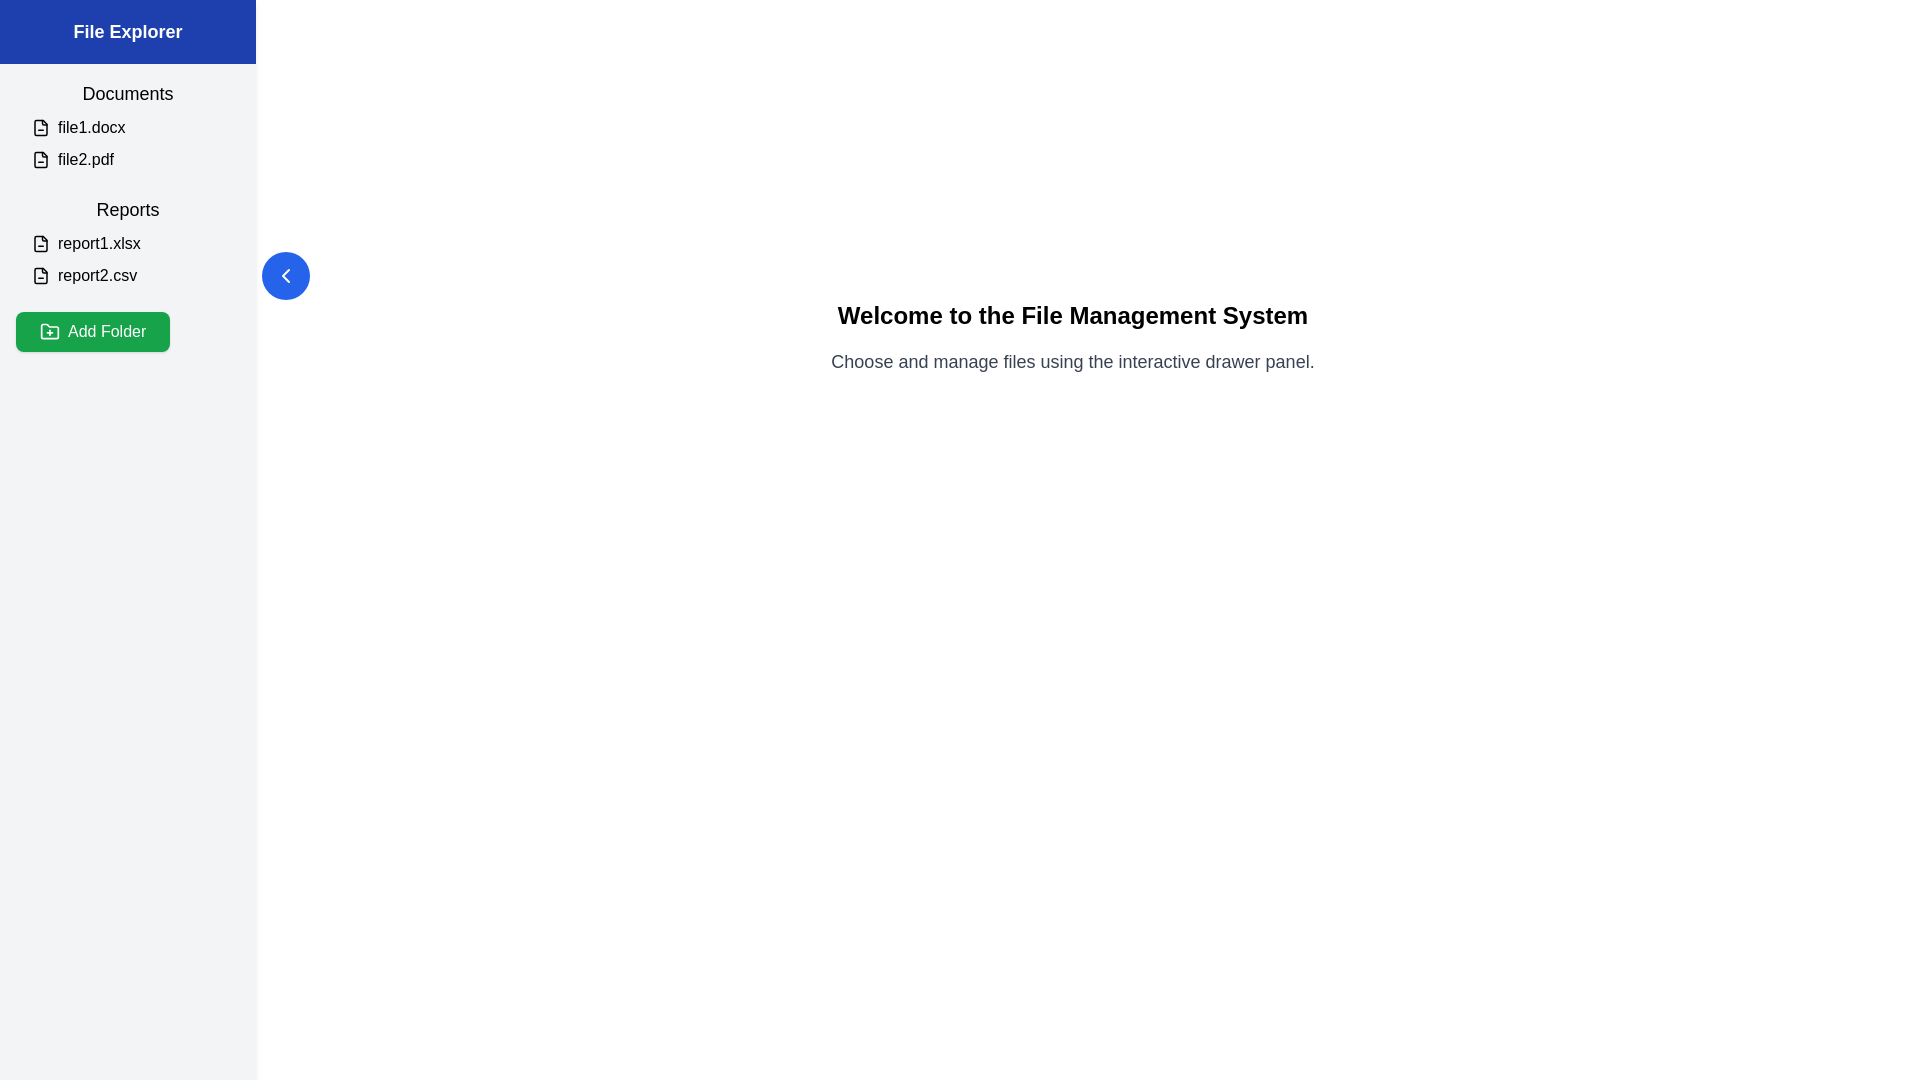 The image size is (1920, 1080). I want to click on the 'Add Folder' button located in the vertical sequence under the 'Reports' header in the left file explorer panel, so click(92, 330).